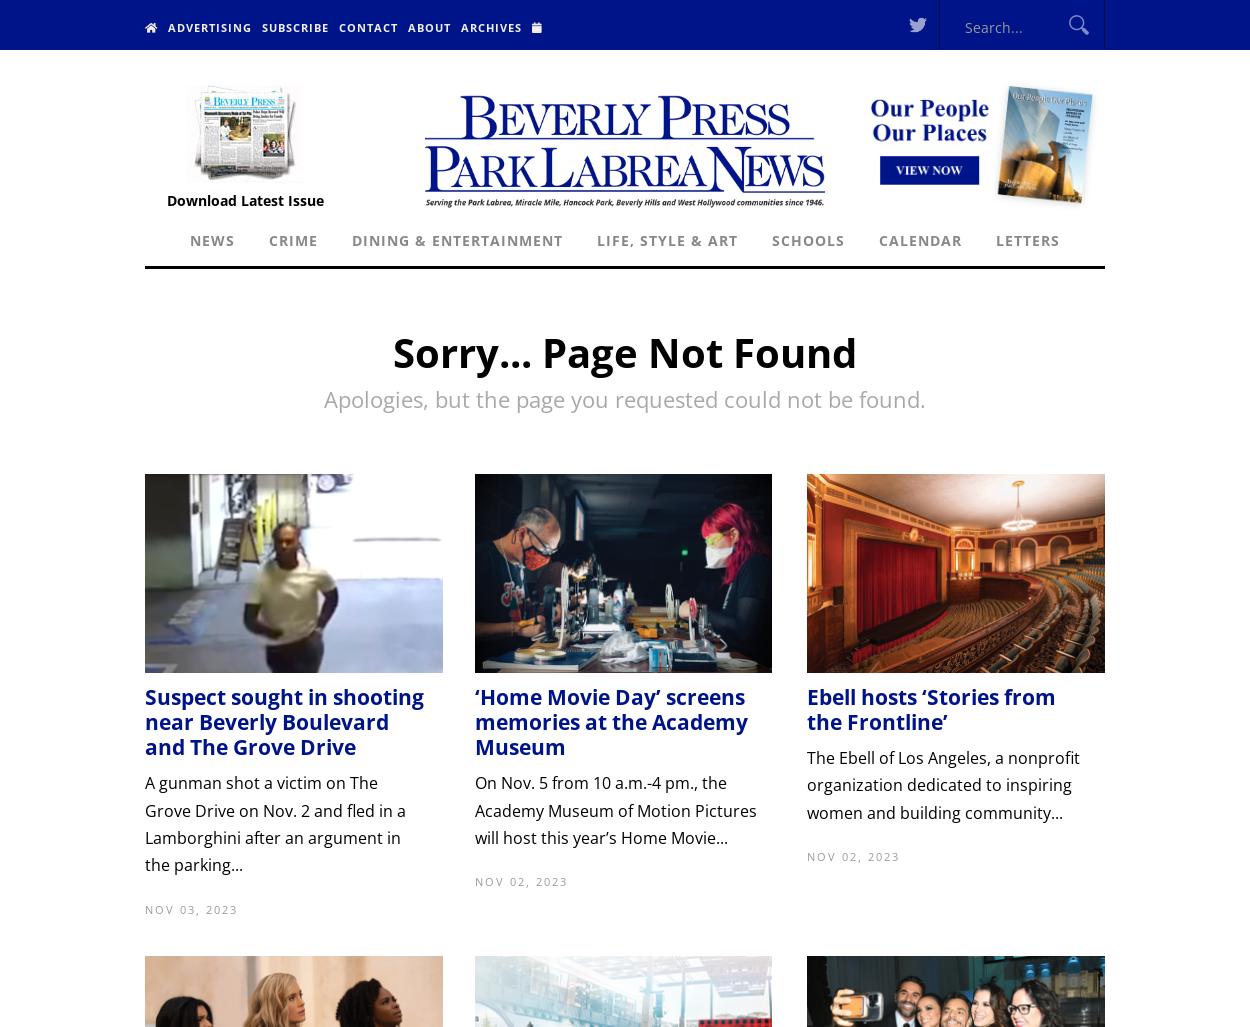 The height and width of the screenshot is (1027, 1250). I want to click on 'Apologies, but the page you requested could not be found.', so click(625, 398).